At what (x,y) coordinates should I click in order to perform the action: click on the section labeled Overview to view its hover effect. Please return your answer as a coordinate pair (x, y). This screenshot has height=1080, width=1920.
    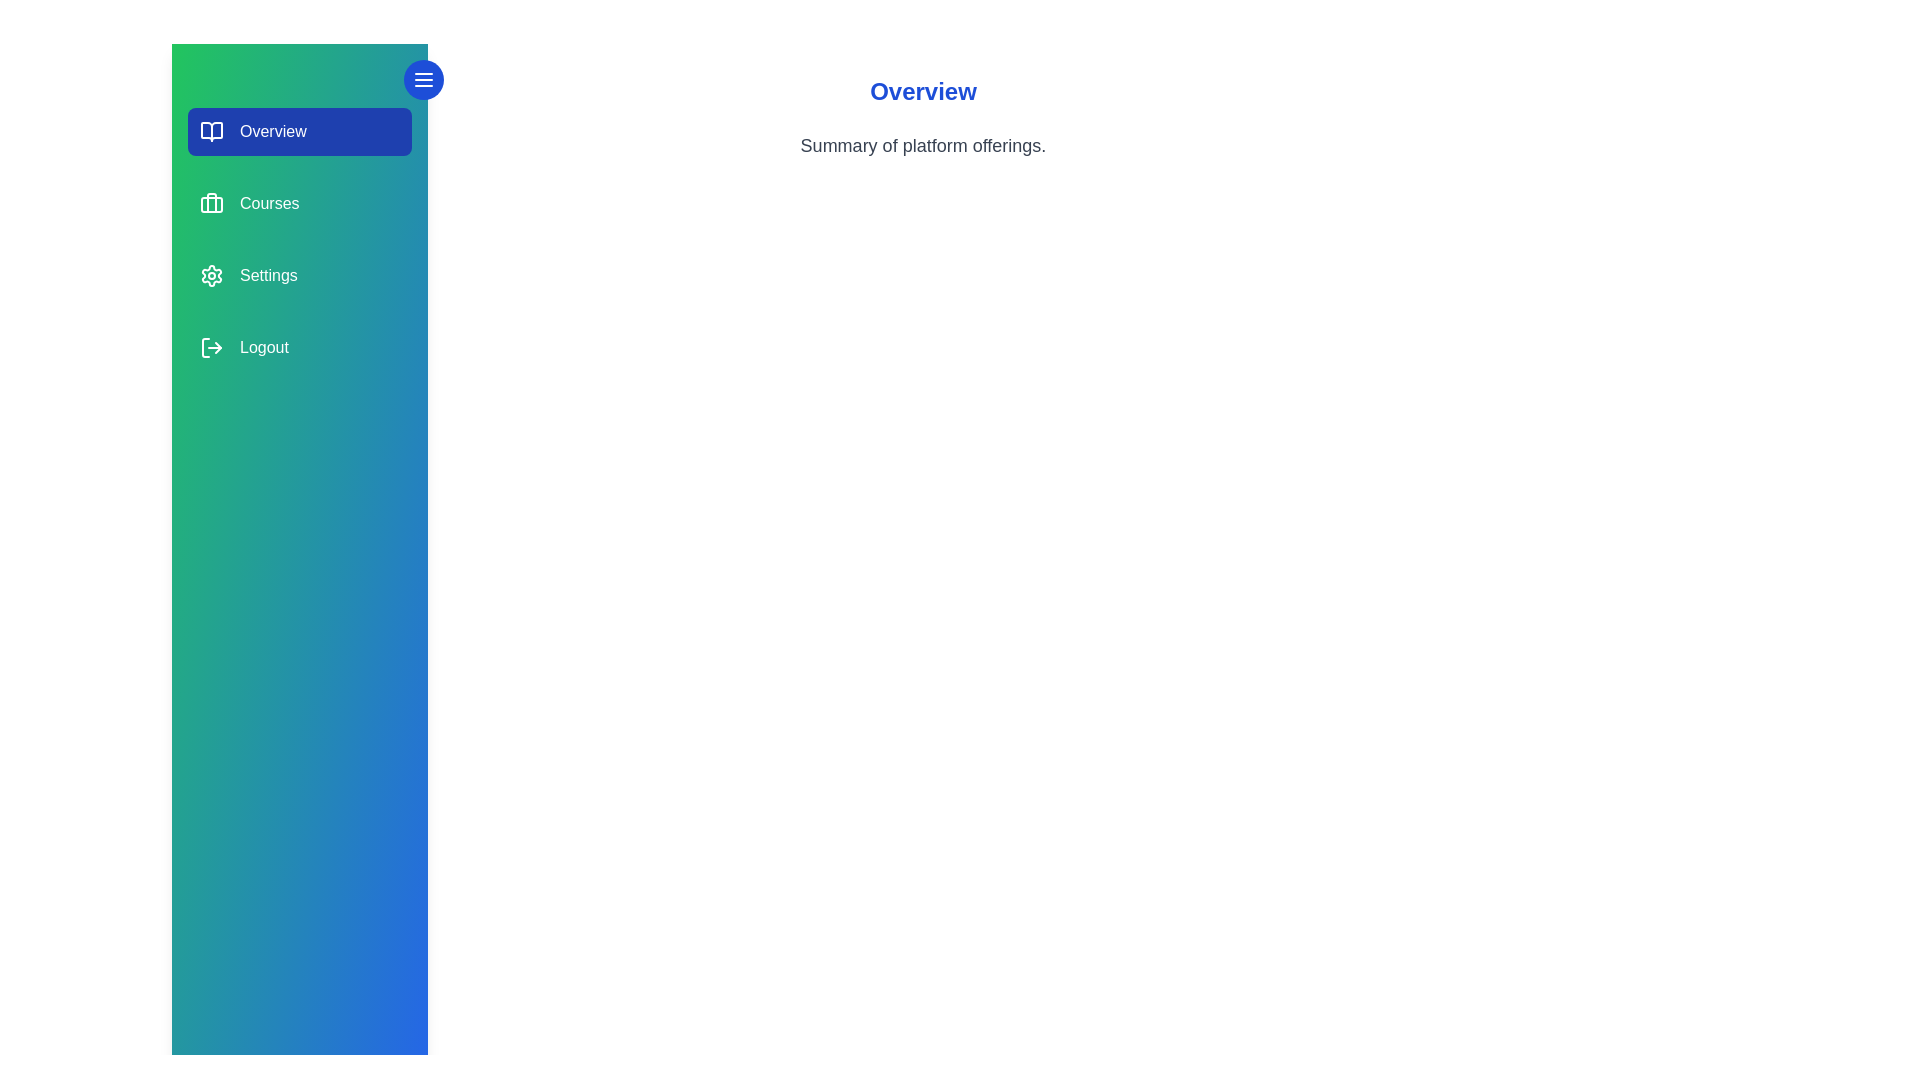
    Looking at the image, I should click on (298, 131).